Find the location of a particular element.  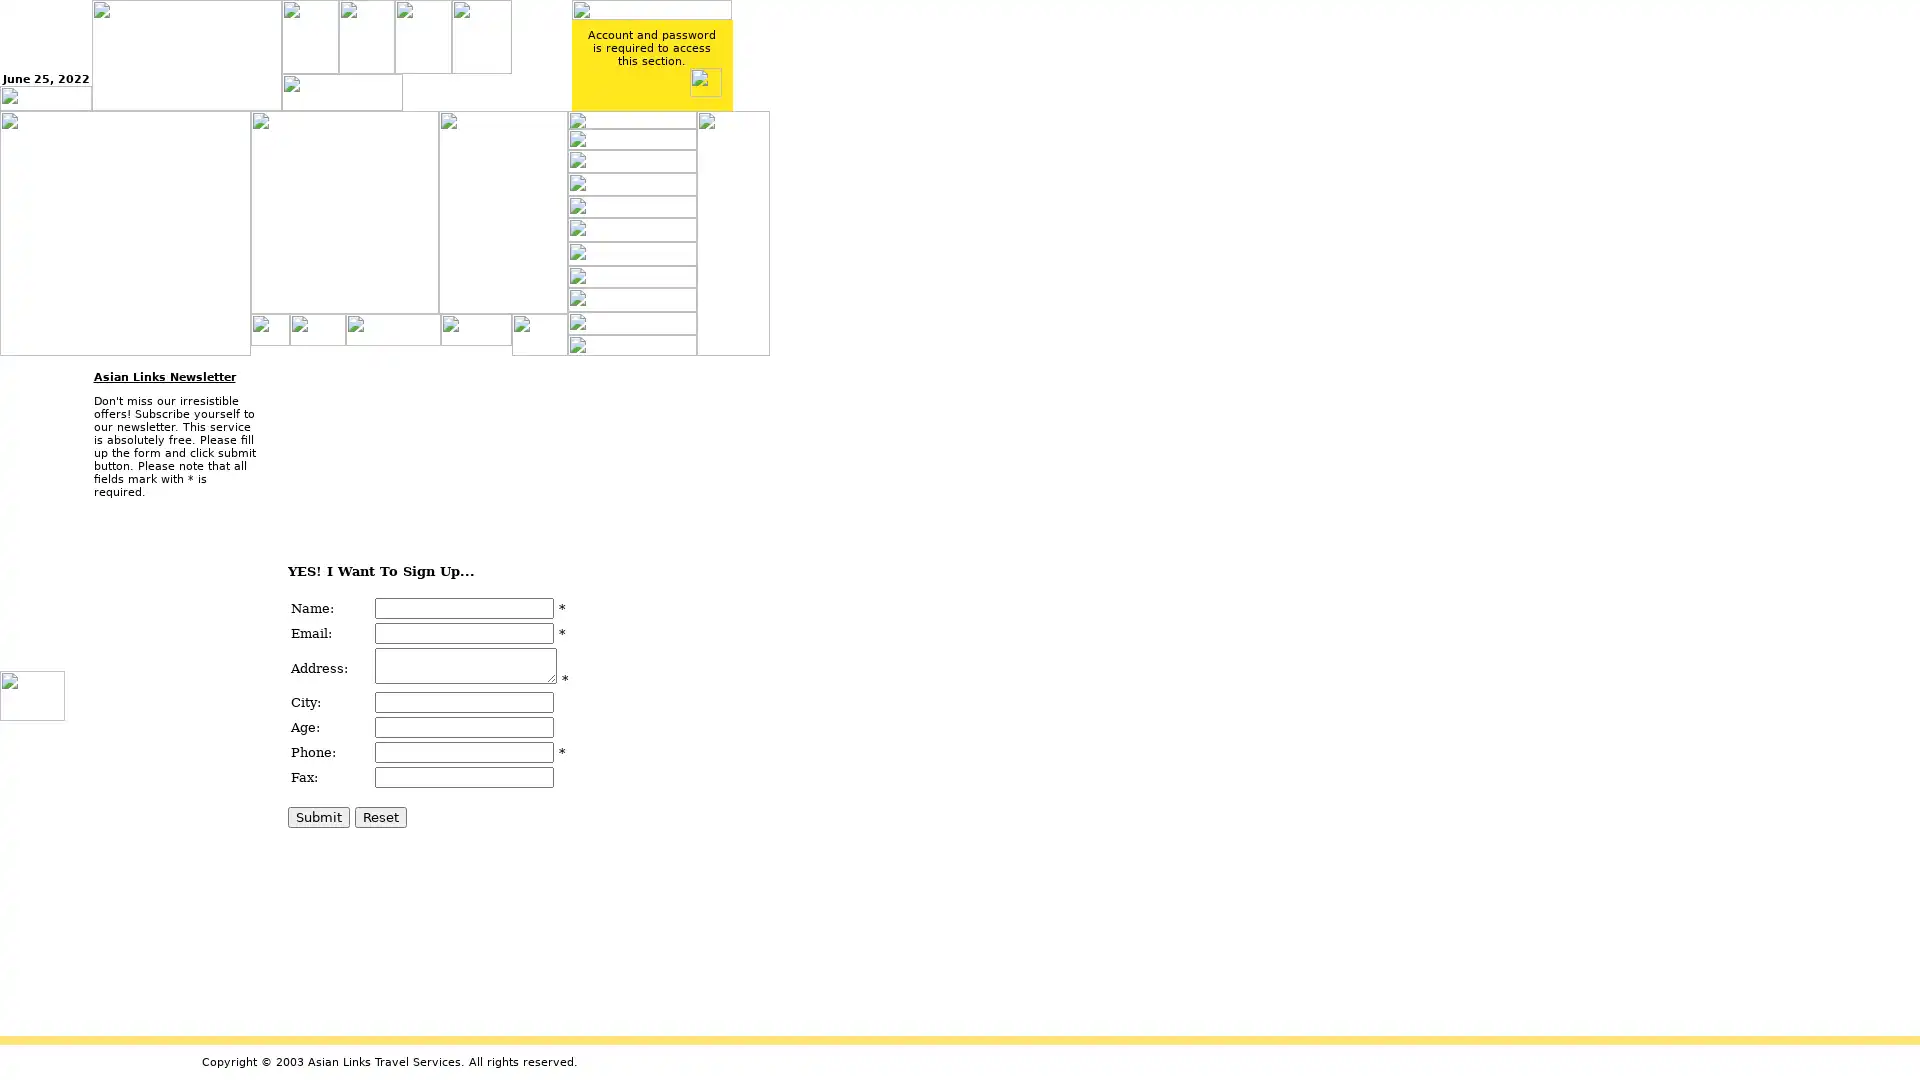

Submit is located at coordinates (317, 817).